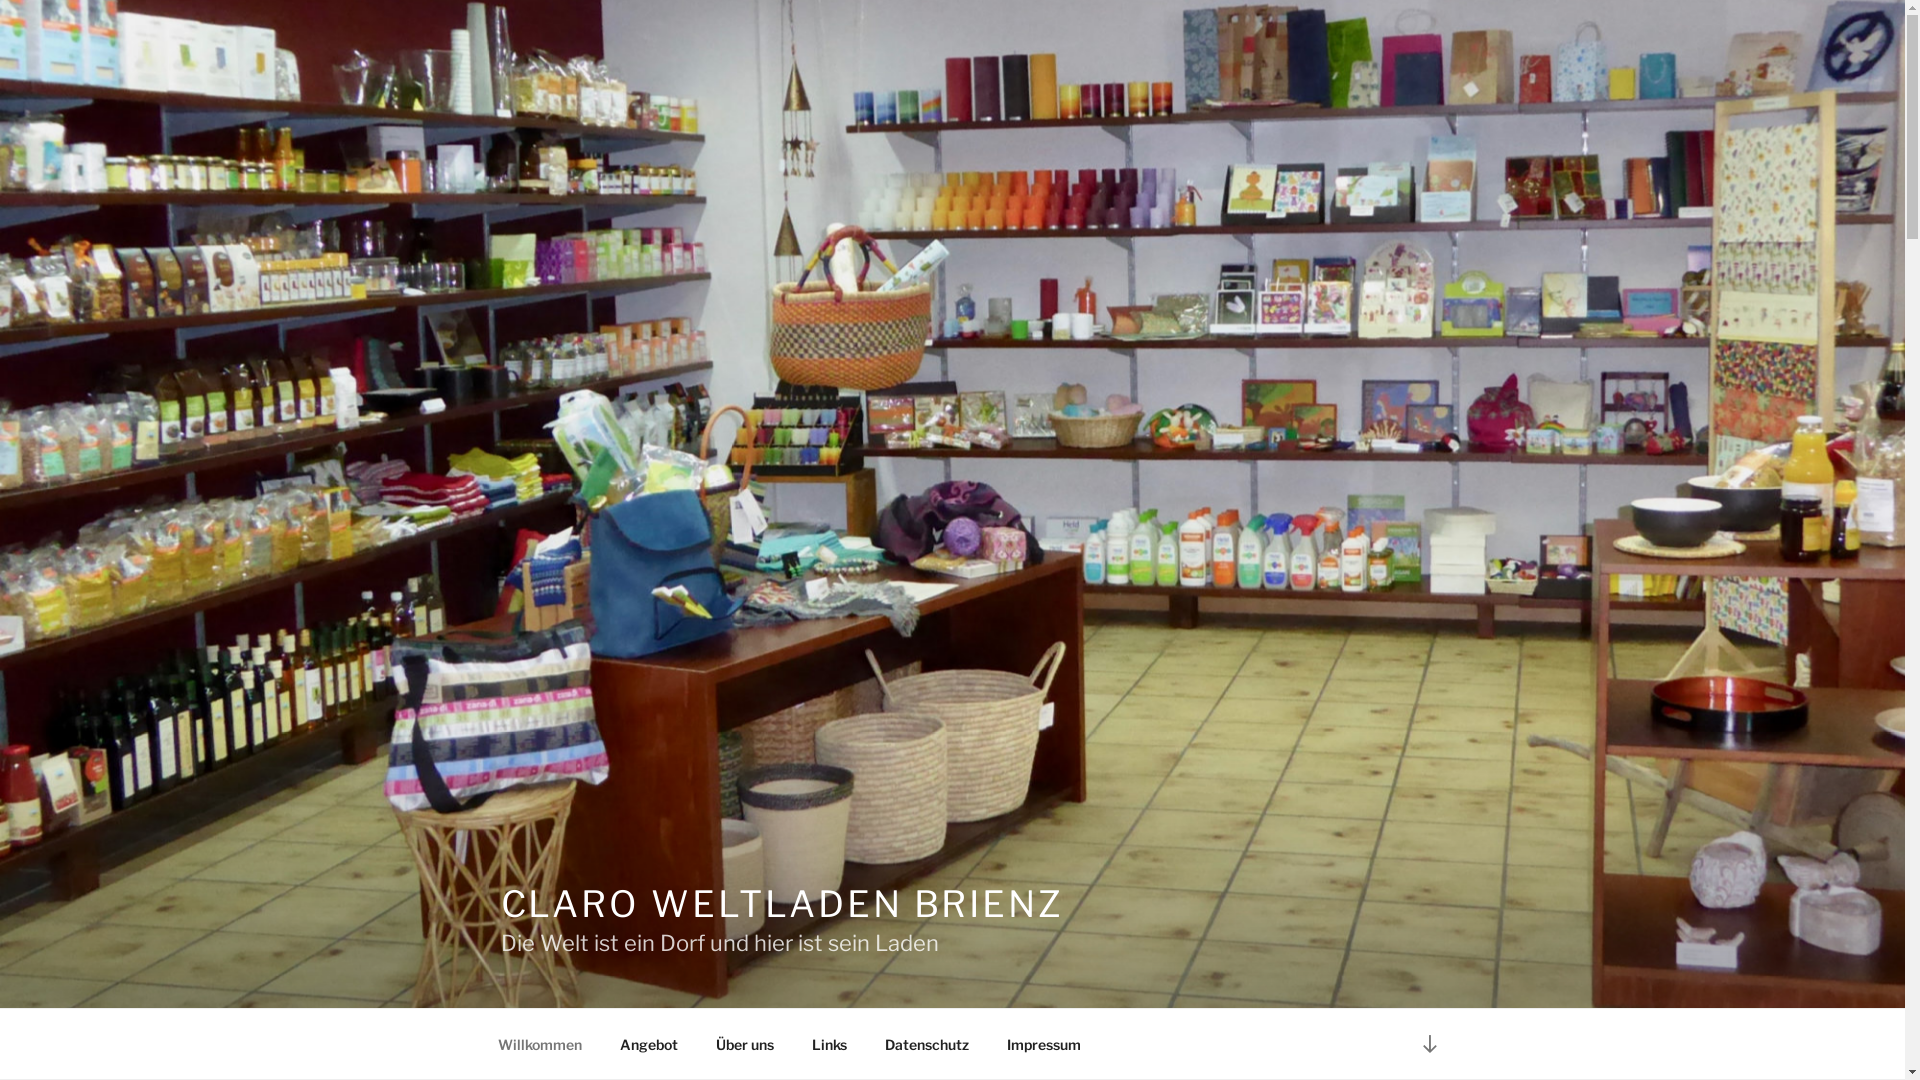 This screenshot has width=1920, height=1080. What do you see at coordinates (926, 1043) in the screenshot?
I see `'Datenschutz'` at bounding box center [926, 1043].